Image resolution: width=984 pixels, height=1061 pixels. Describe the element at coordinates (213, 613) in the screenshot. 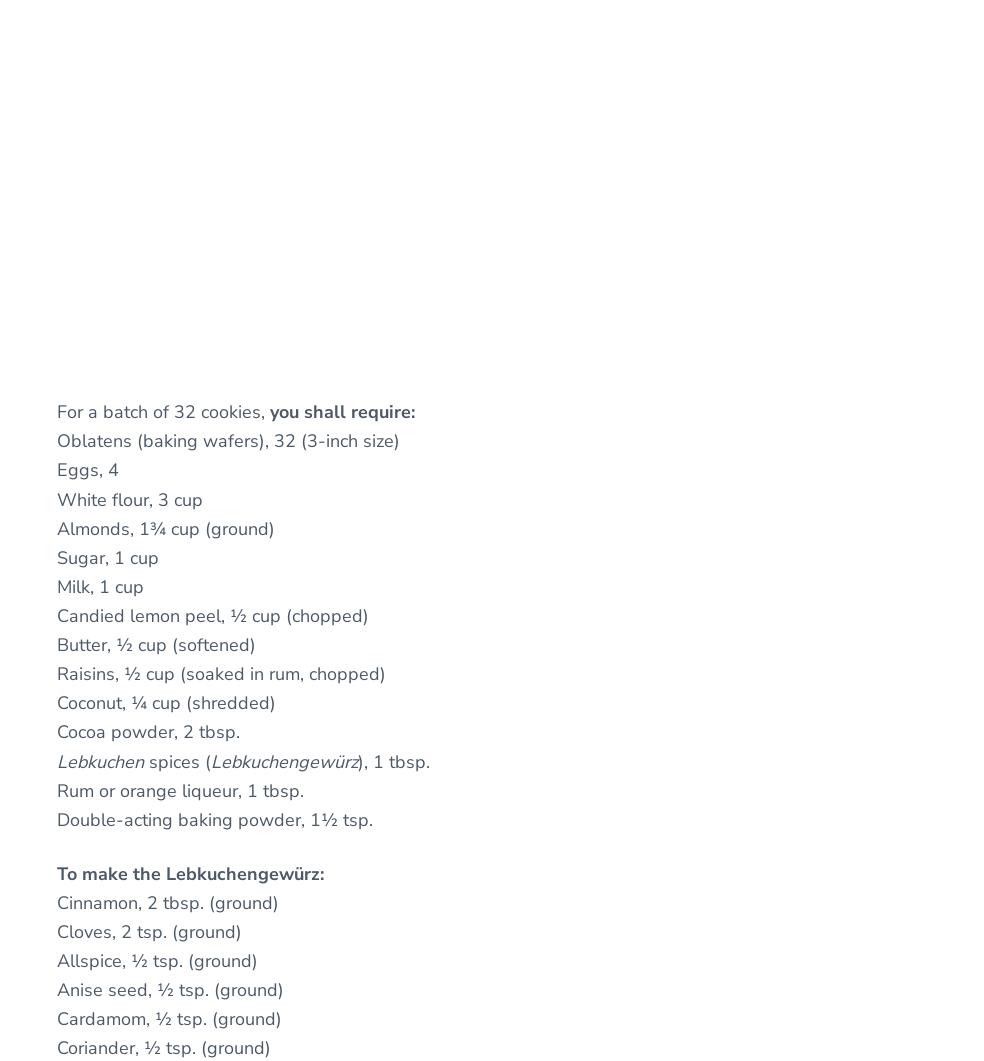

I see `'Candied lemon peel, ½ cup (chopped)'` at that location.